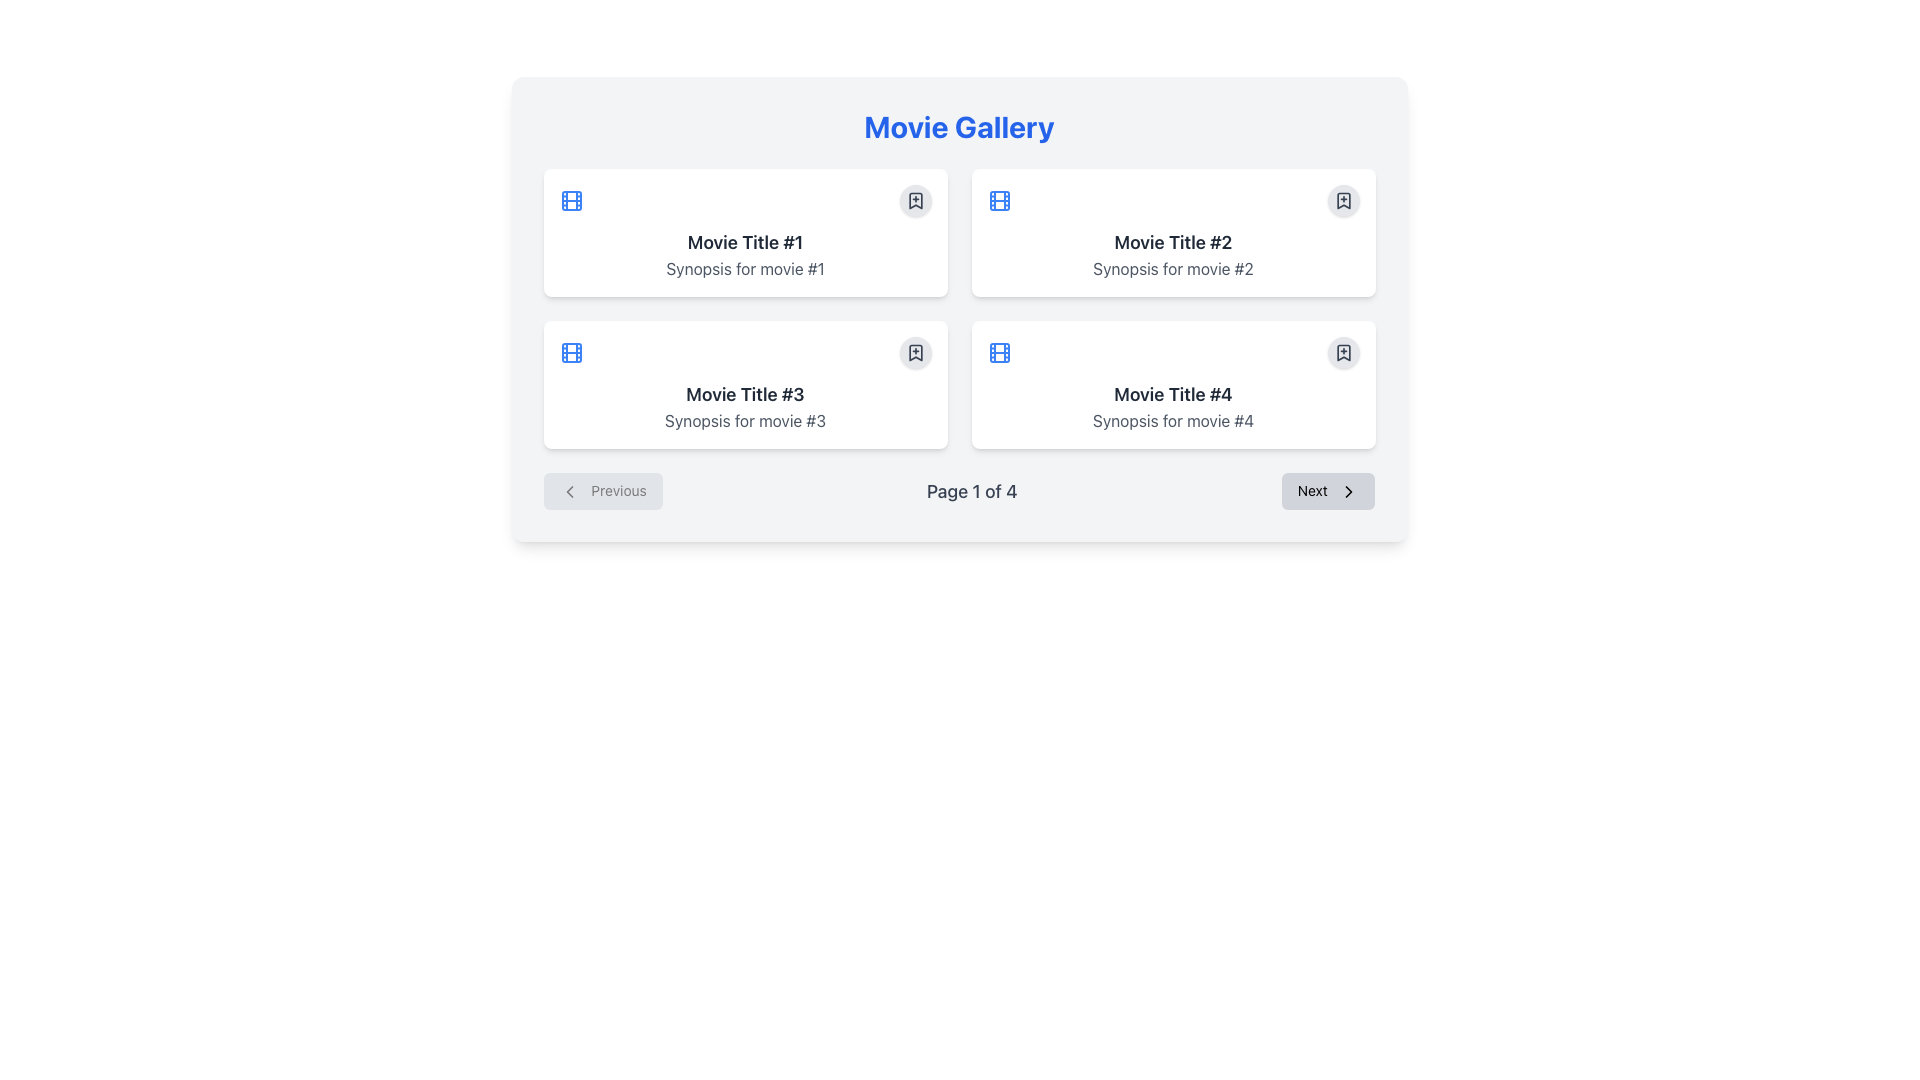 This screenshot has width=1920, height=1080. Describe the element at coordinates (914, 352) in the screenshot. I see `the SVG icon button shaped like a bookmark with a plus symbol, located in the top-right corner of the card for 'Movie Title #3', to trigger tooltip or visual feedback` at that location.